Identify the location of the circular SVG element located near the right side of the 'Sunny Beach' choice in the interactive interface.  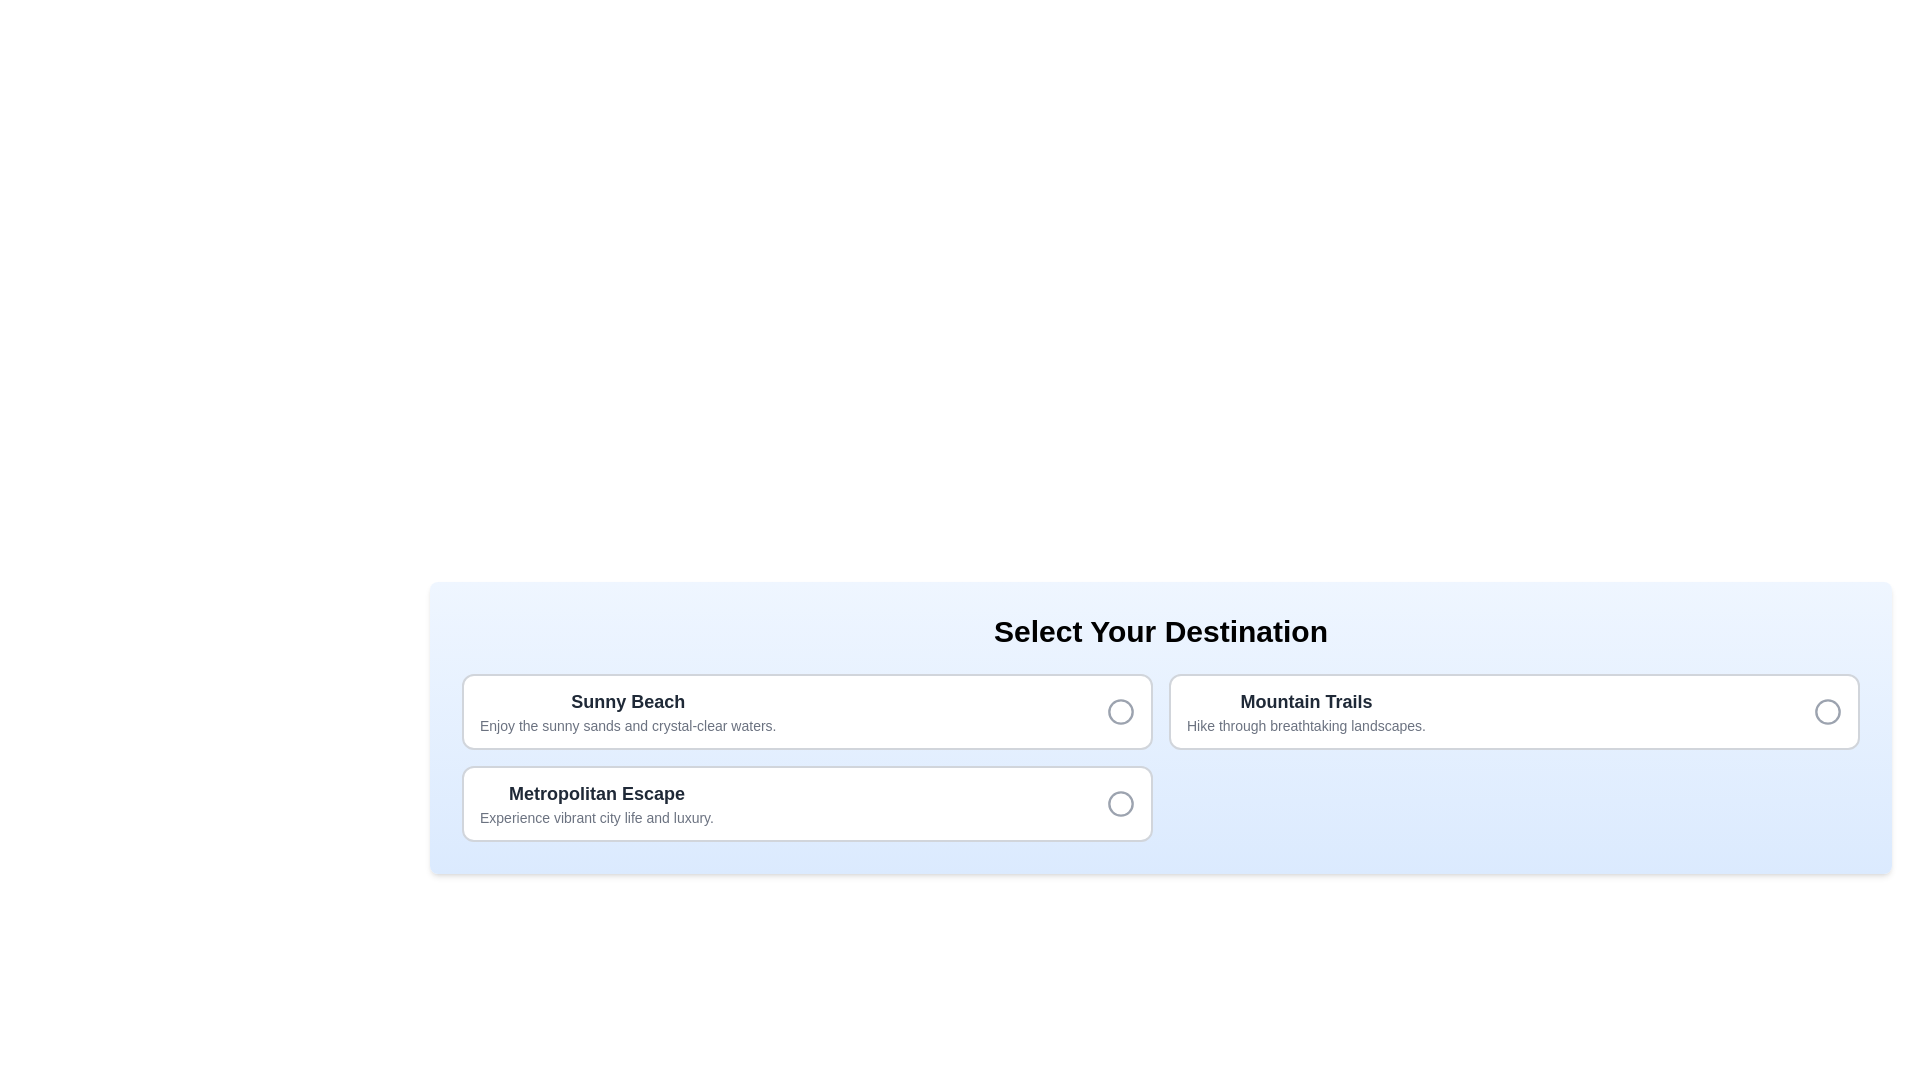
(1121, 711).